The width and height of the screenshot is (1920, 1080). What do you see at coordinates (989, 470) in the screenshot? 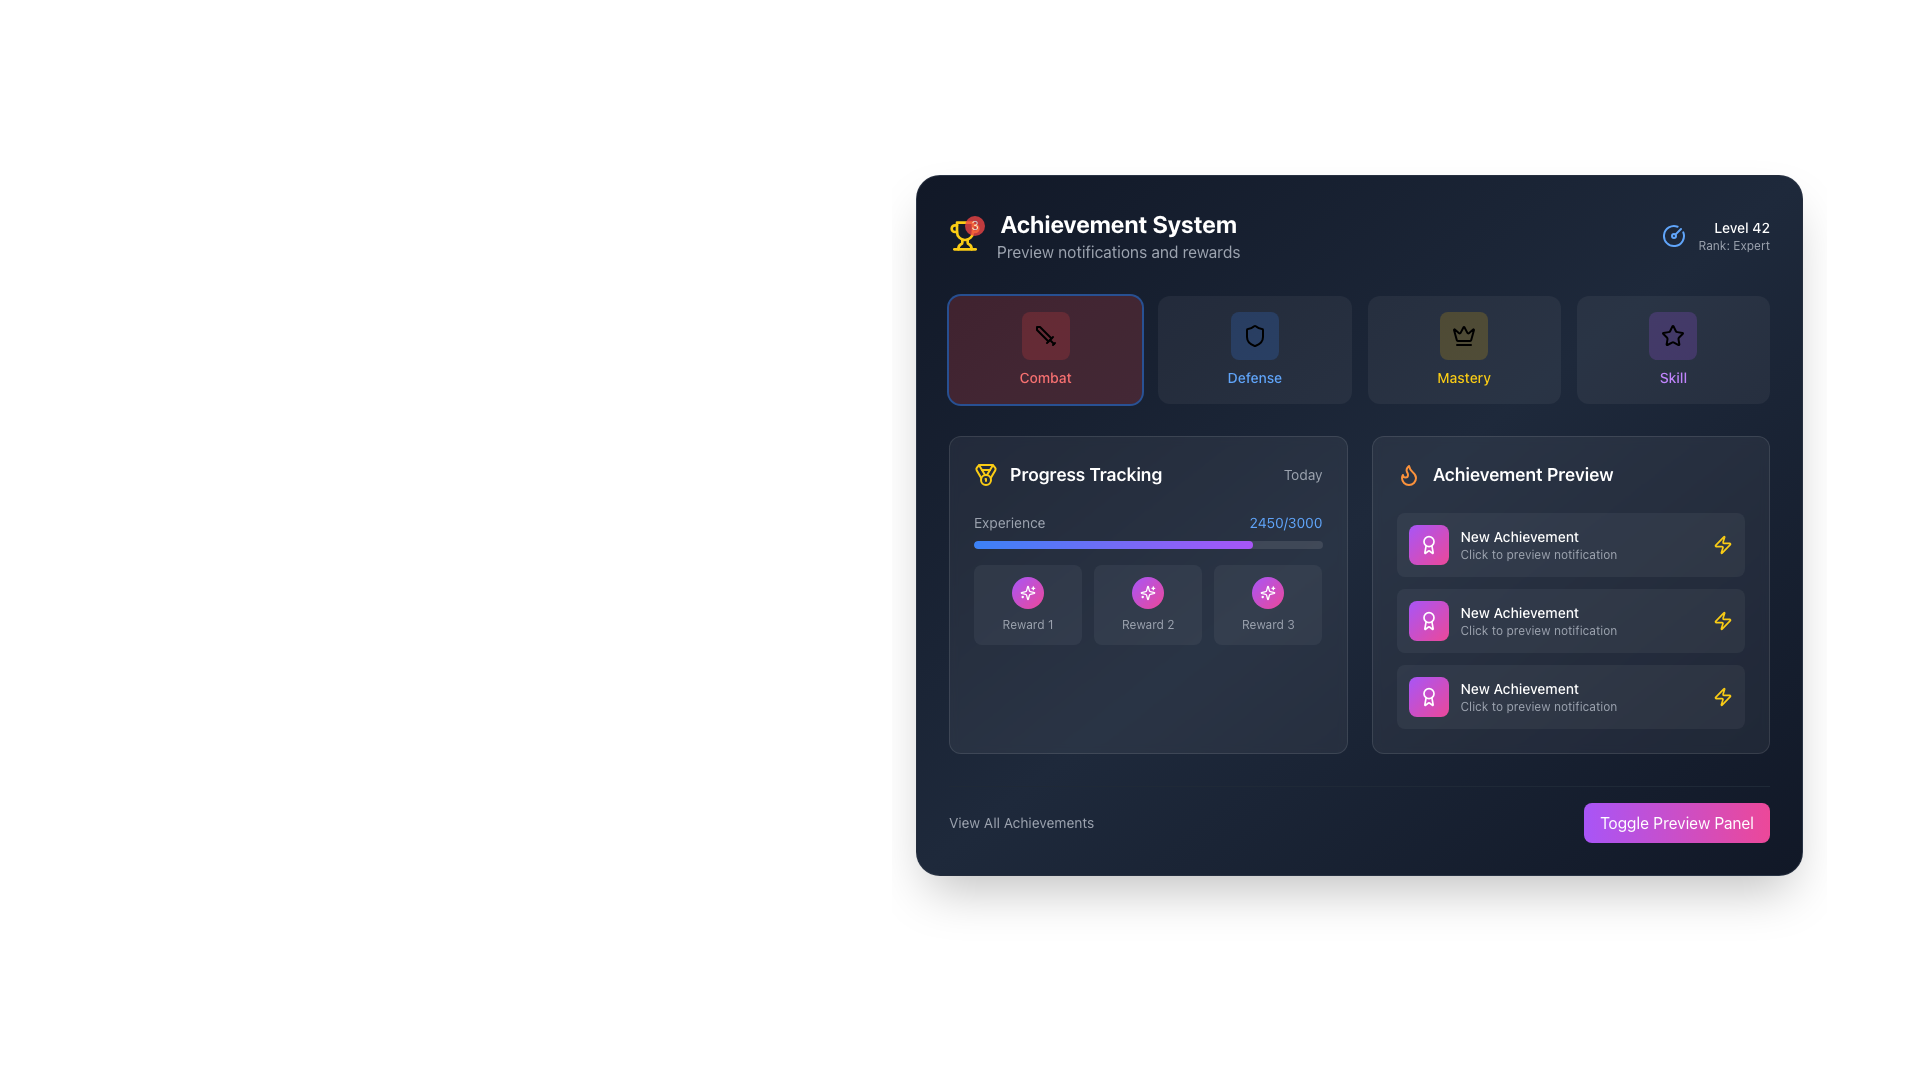
I see `the yellow medal-shaped icon that represents achievements within the SVG graphic located in the top-left corner near the 'Achievement System' heading` at bounding box center [989, 470].